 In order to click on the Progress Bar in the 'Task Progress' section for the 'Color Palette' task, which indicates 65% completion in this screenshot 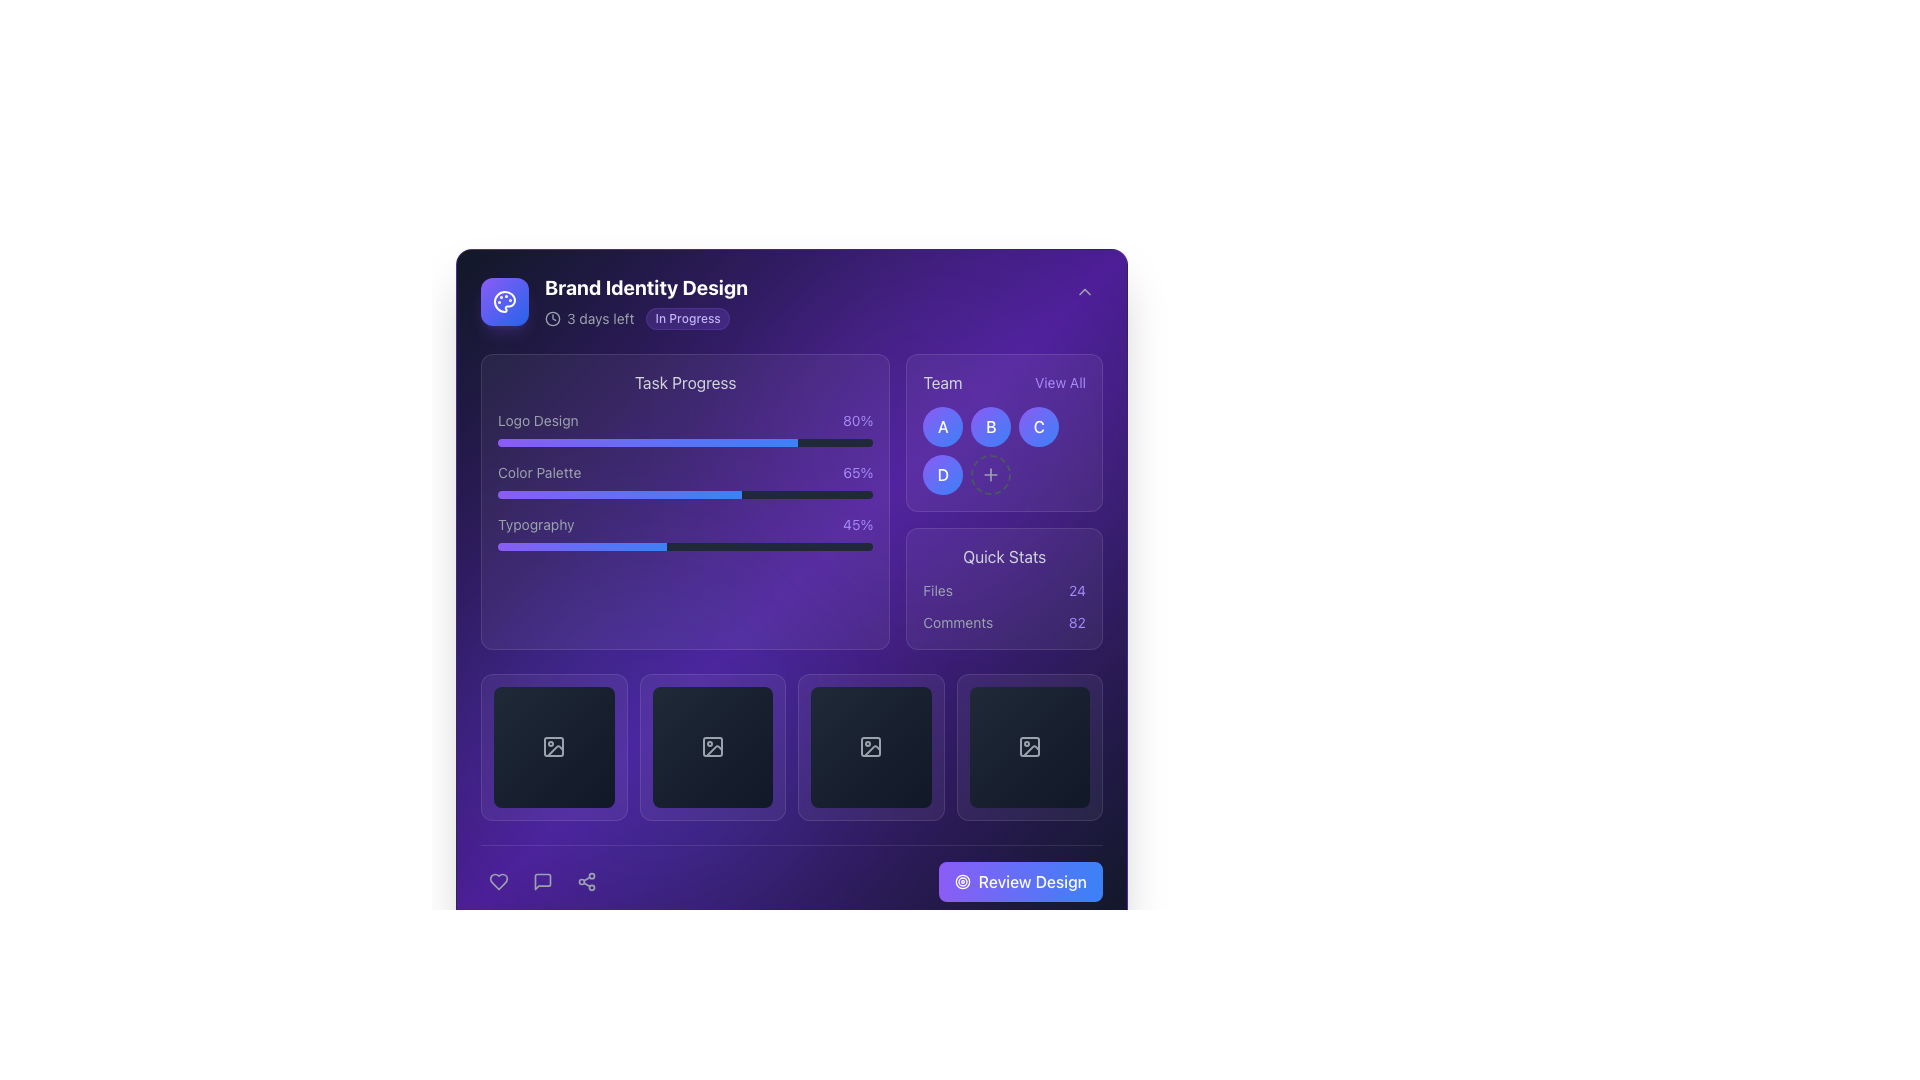, I will do `click(618, 494)`.